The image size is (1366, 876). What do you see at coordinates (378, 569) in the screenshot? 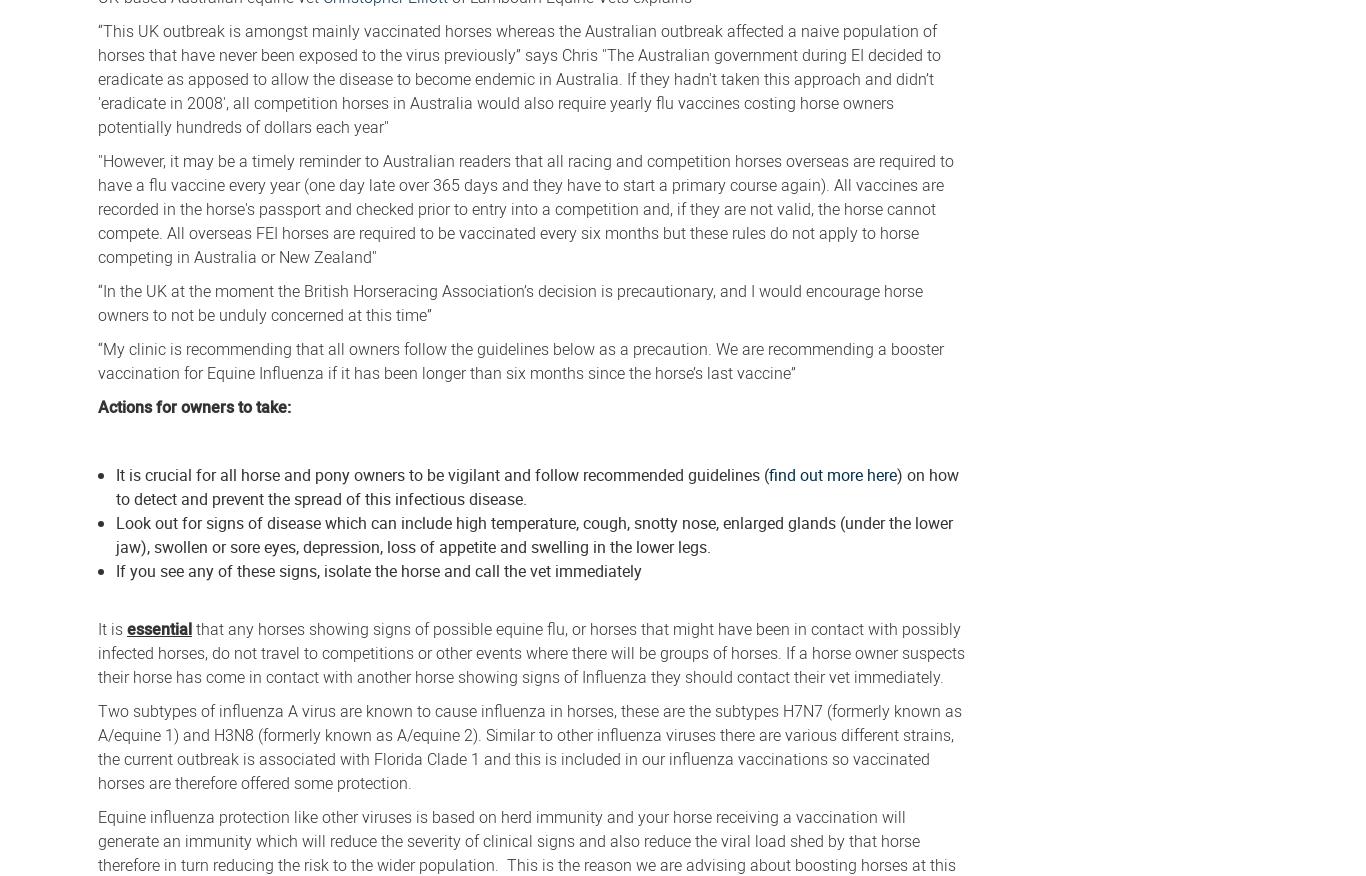
I see `'If you see any of these signs, isolate the horse and call the vet immediately'` at bounding box center [378, 569].